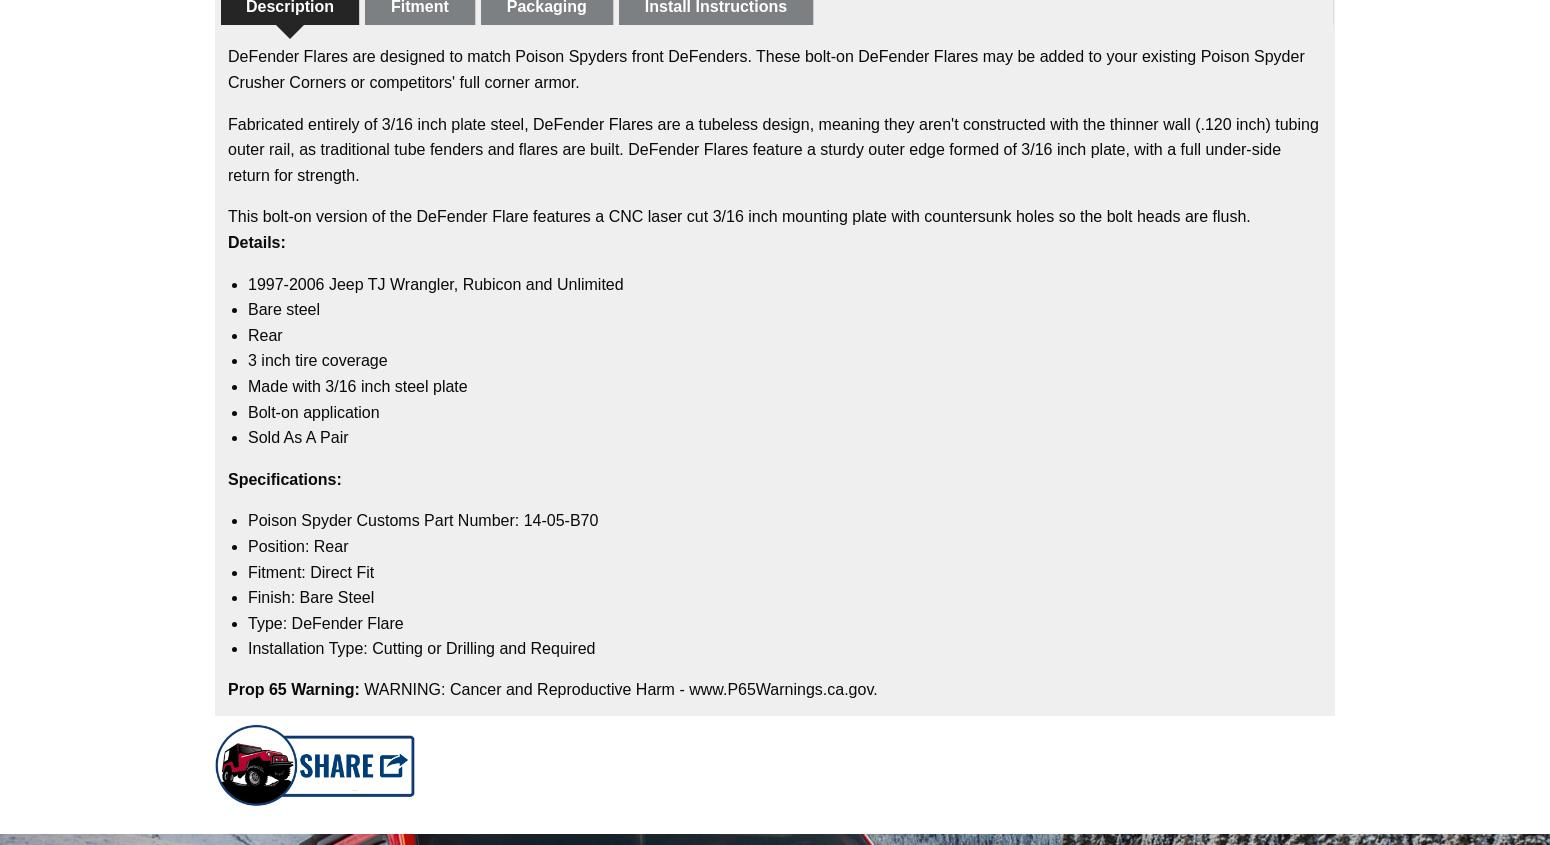 The image size is (1550, 845). Describe the element at coordinates (356, 384) in the screenshot. I see `'Made with 3/16 inch steel plate'` at that location.